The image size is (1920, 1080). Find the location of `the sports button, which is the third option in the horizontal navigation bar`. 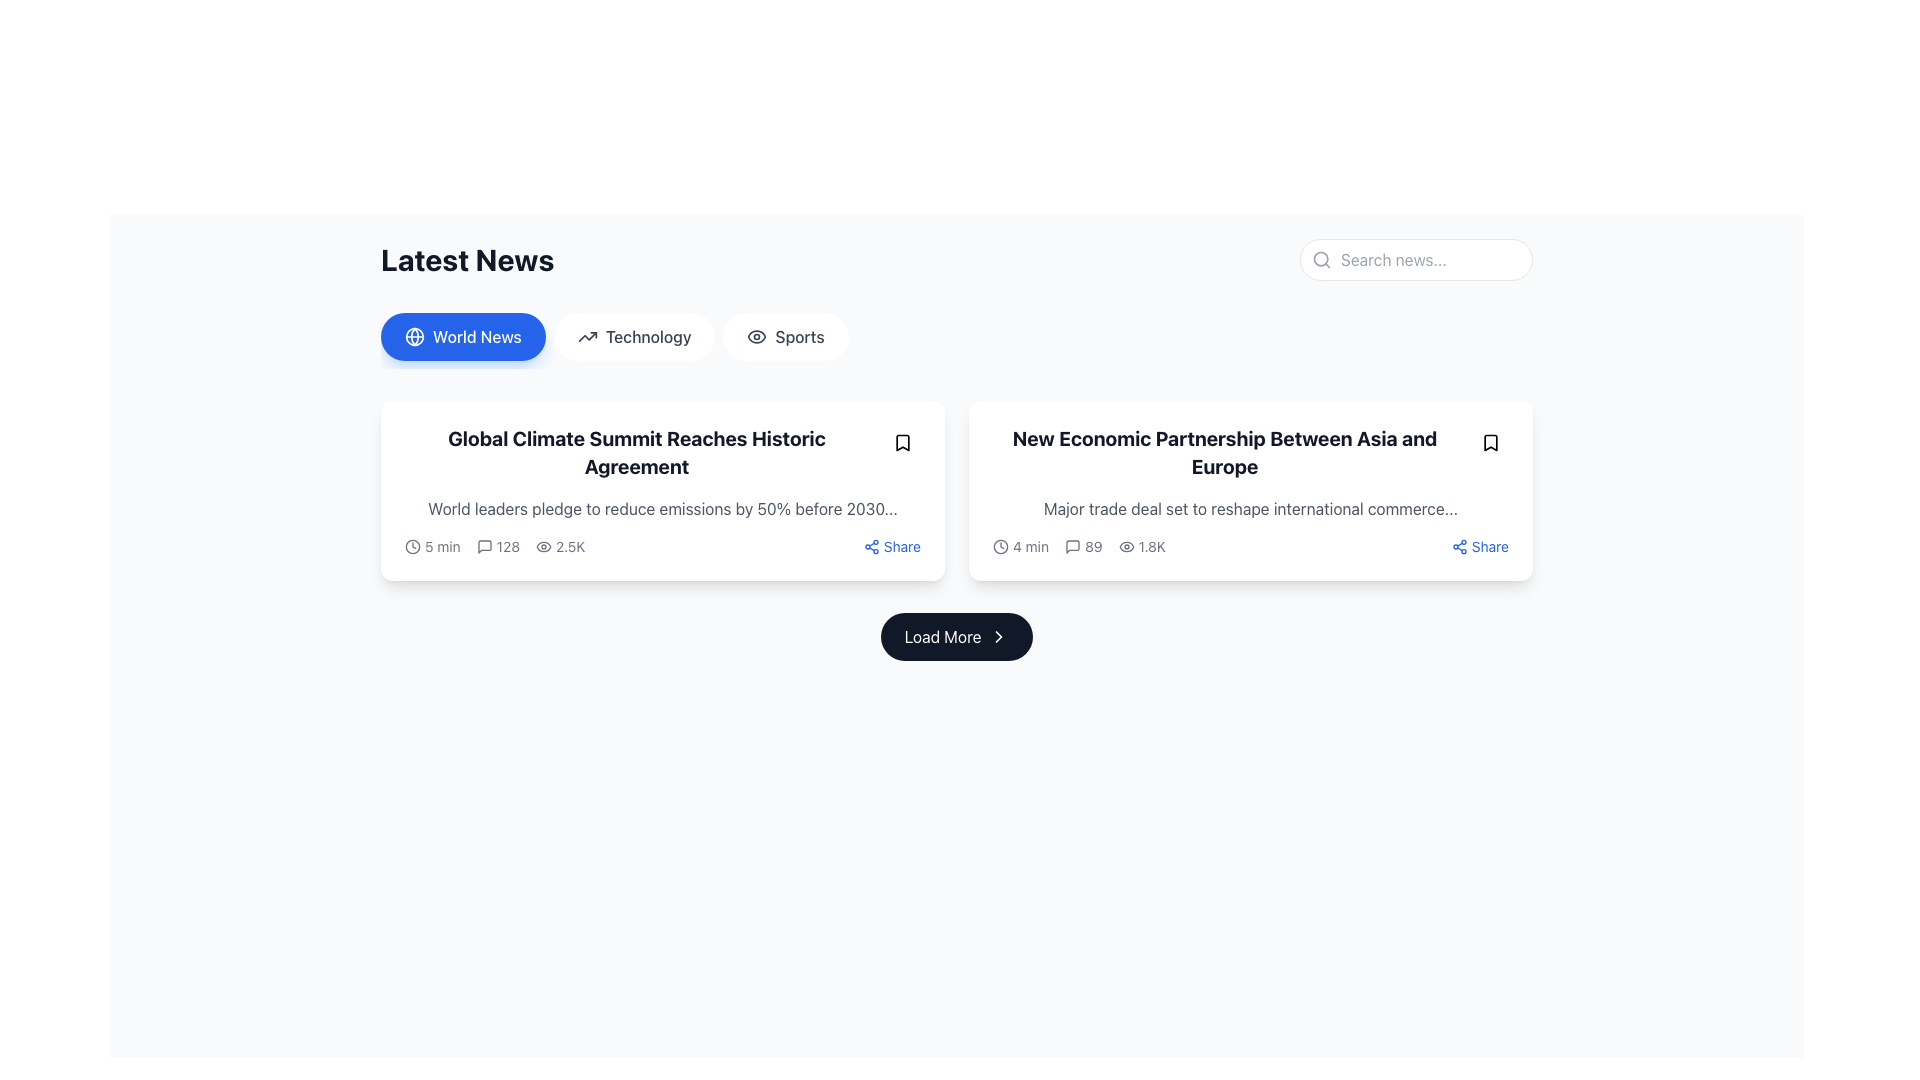

the sports button, which is the third option in the horizontal navigation bar is located at coordinates (785, 335).